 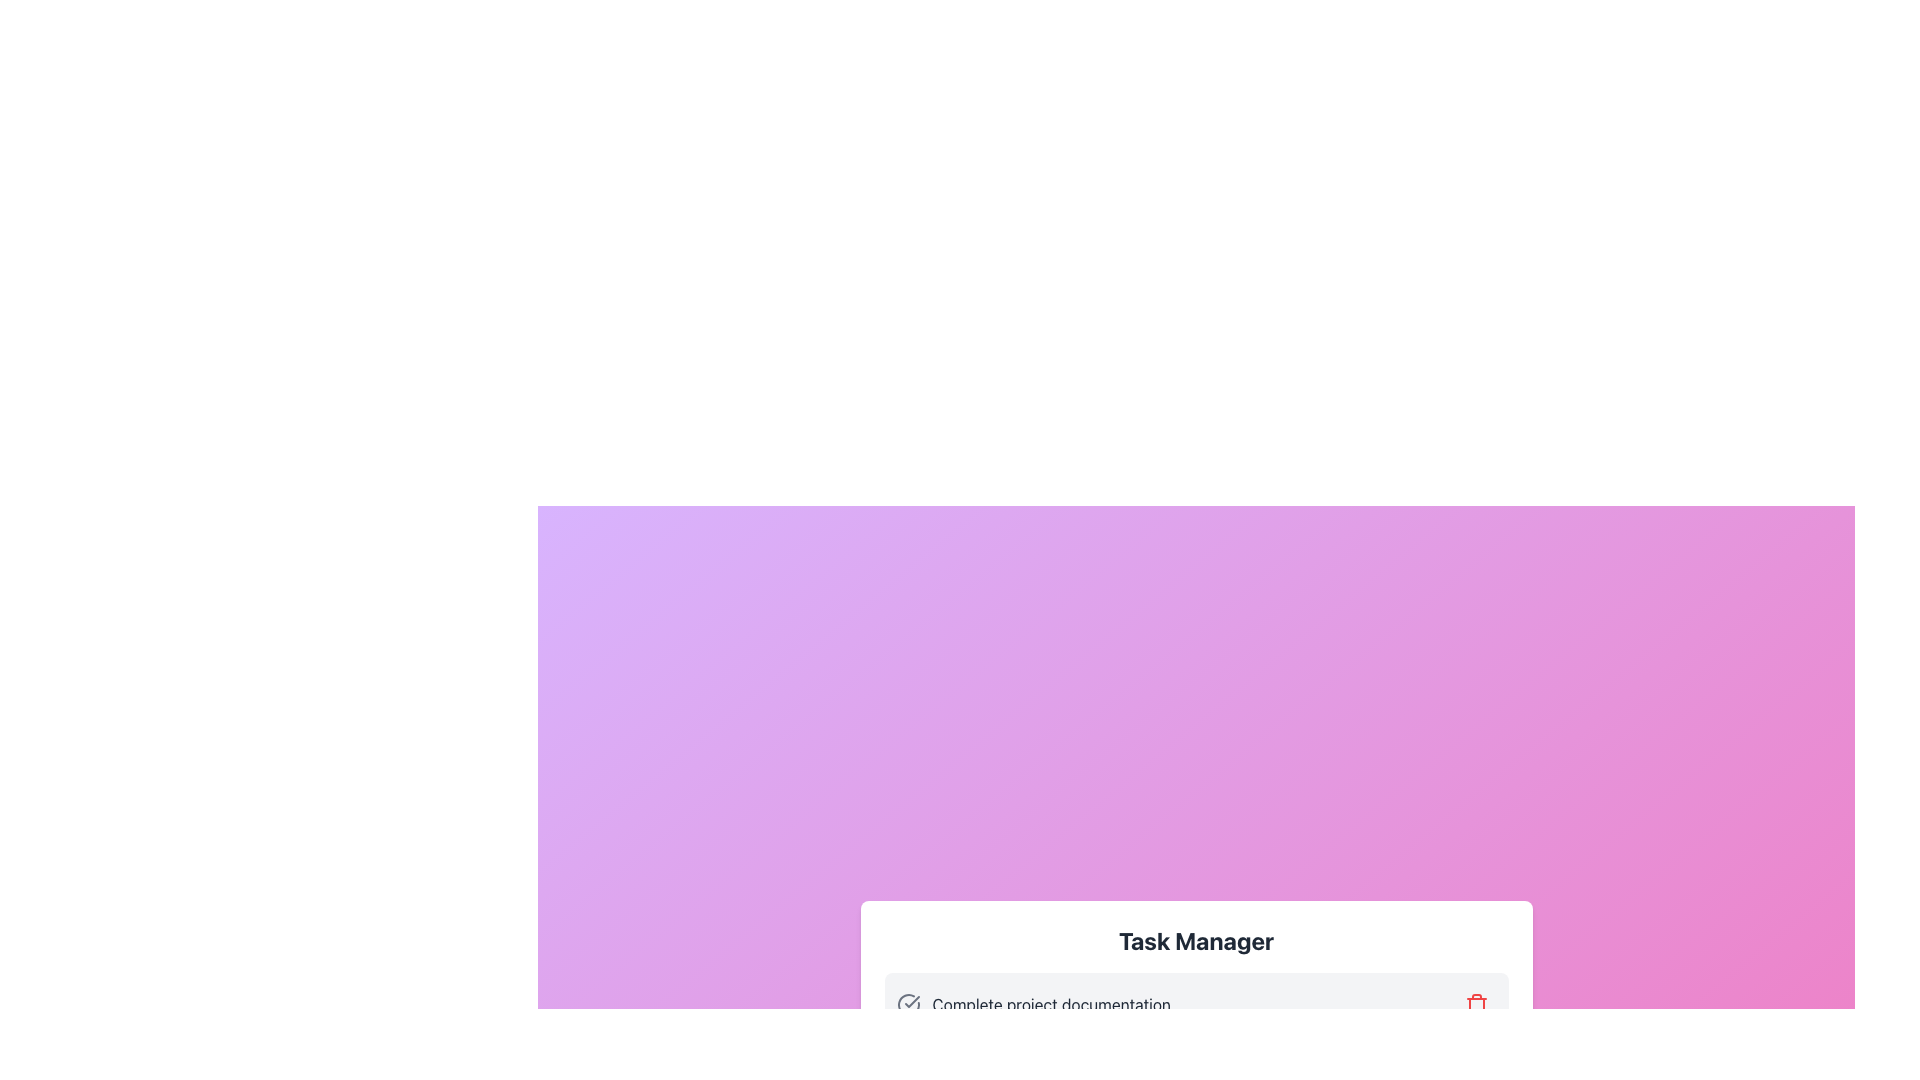 What do you see at coordinates (1476, 1005) in the screenshot?
I see `the red trash can icon button located on the right side of the action bar` at bounding box center [1476, 1005].